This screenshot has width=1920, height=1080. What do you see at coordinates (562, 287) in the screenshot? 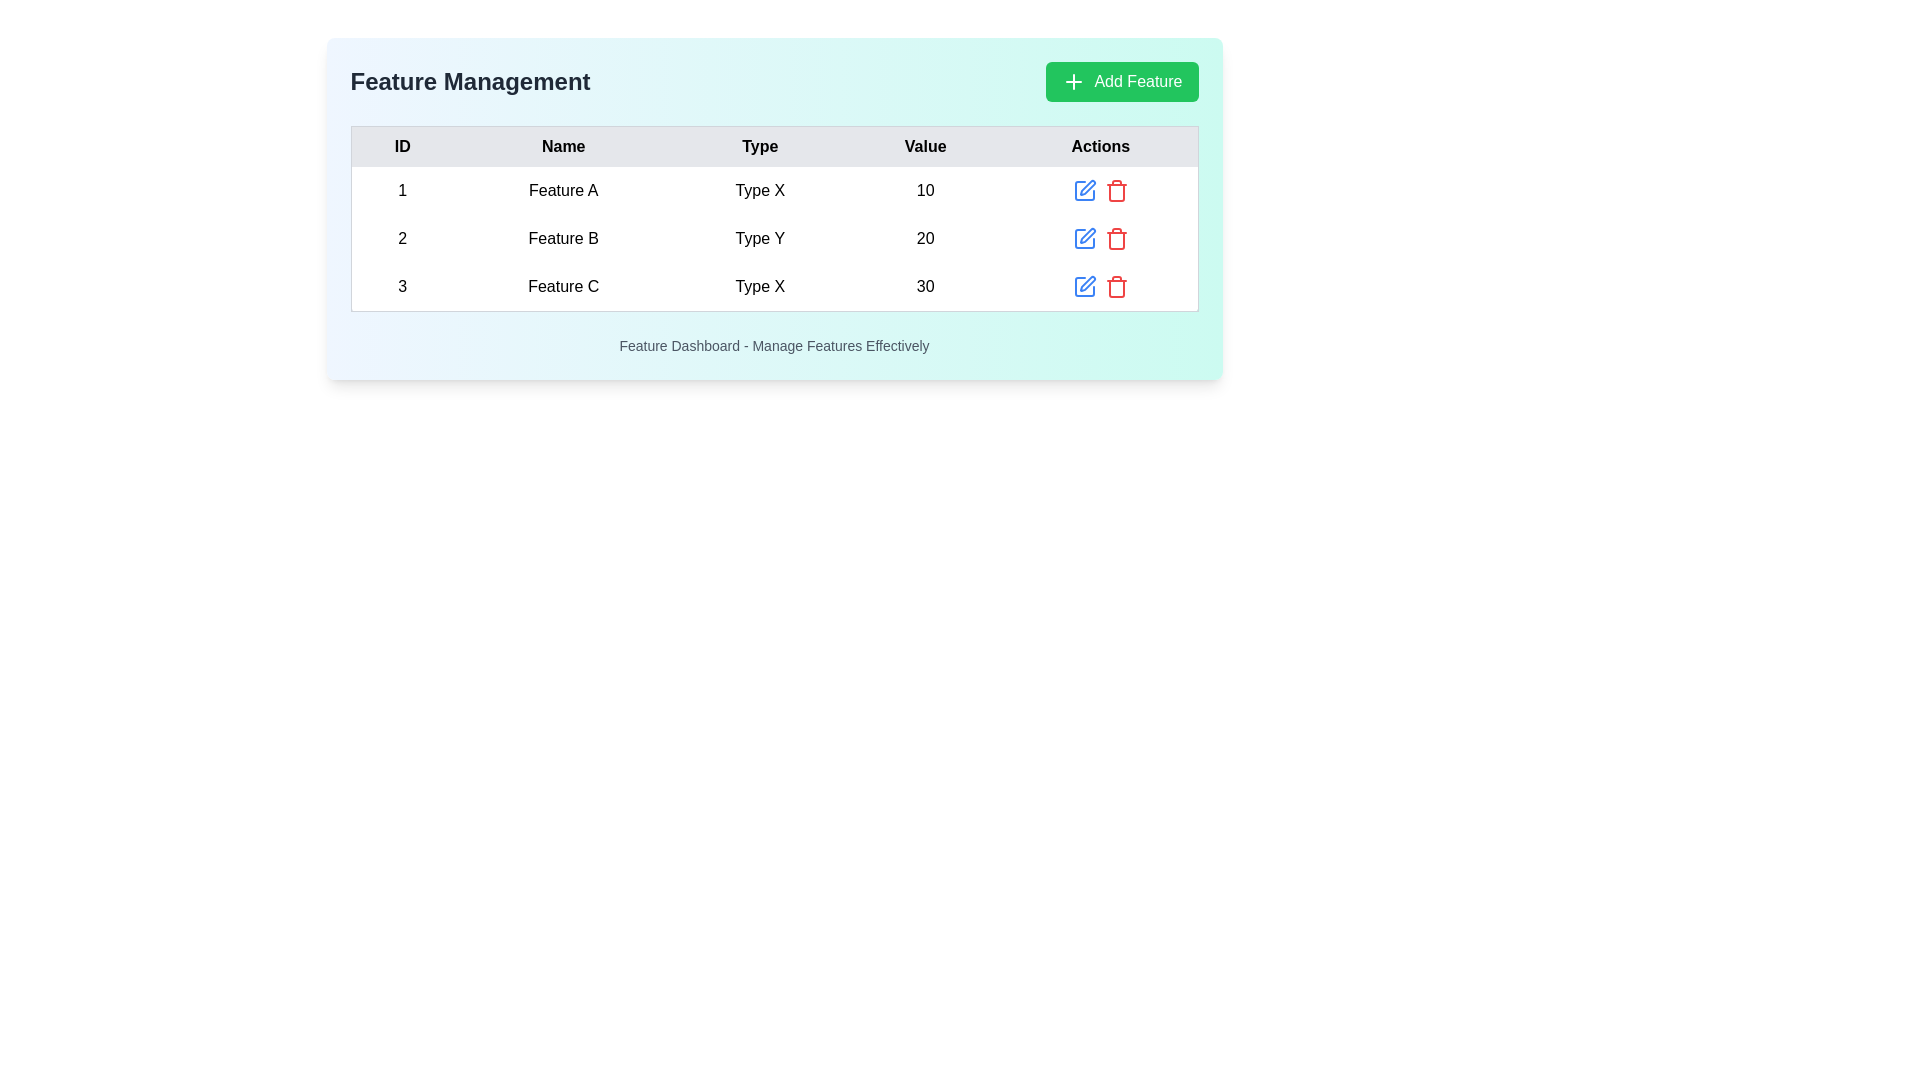
I see `the non-interactive text label displaying 'Feature C' located in the third row, second column of a table` at bounding box center [562, 287].